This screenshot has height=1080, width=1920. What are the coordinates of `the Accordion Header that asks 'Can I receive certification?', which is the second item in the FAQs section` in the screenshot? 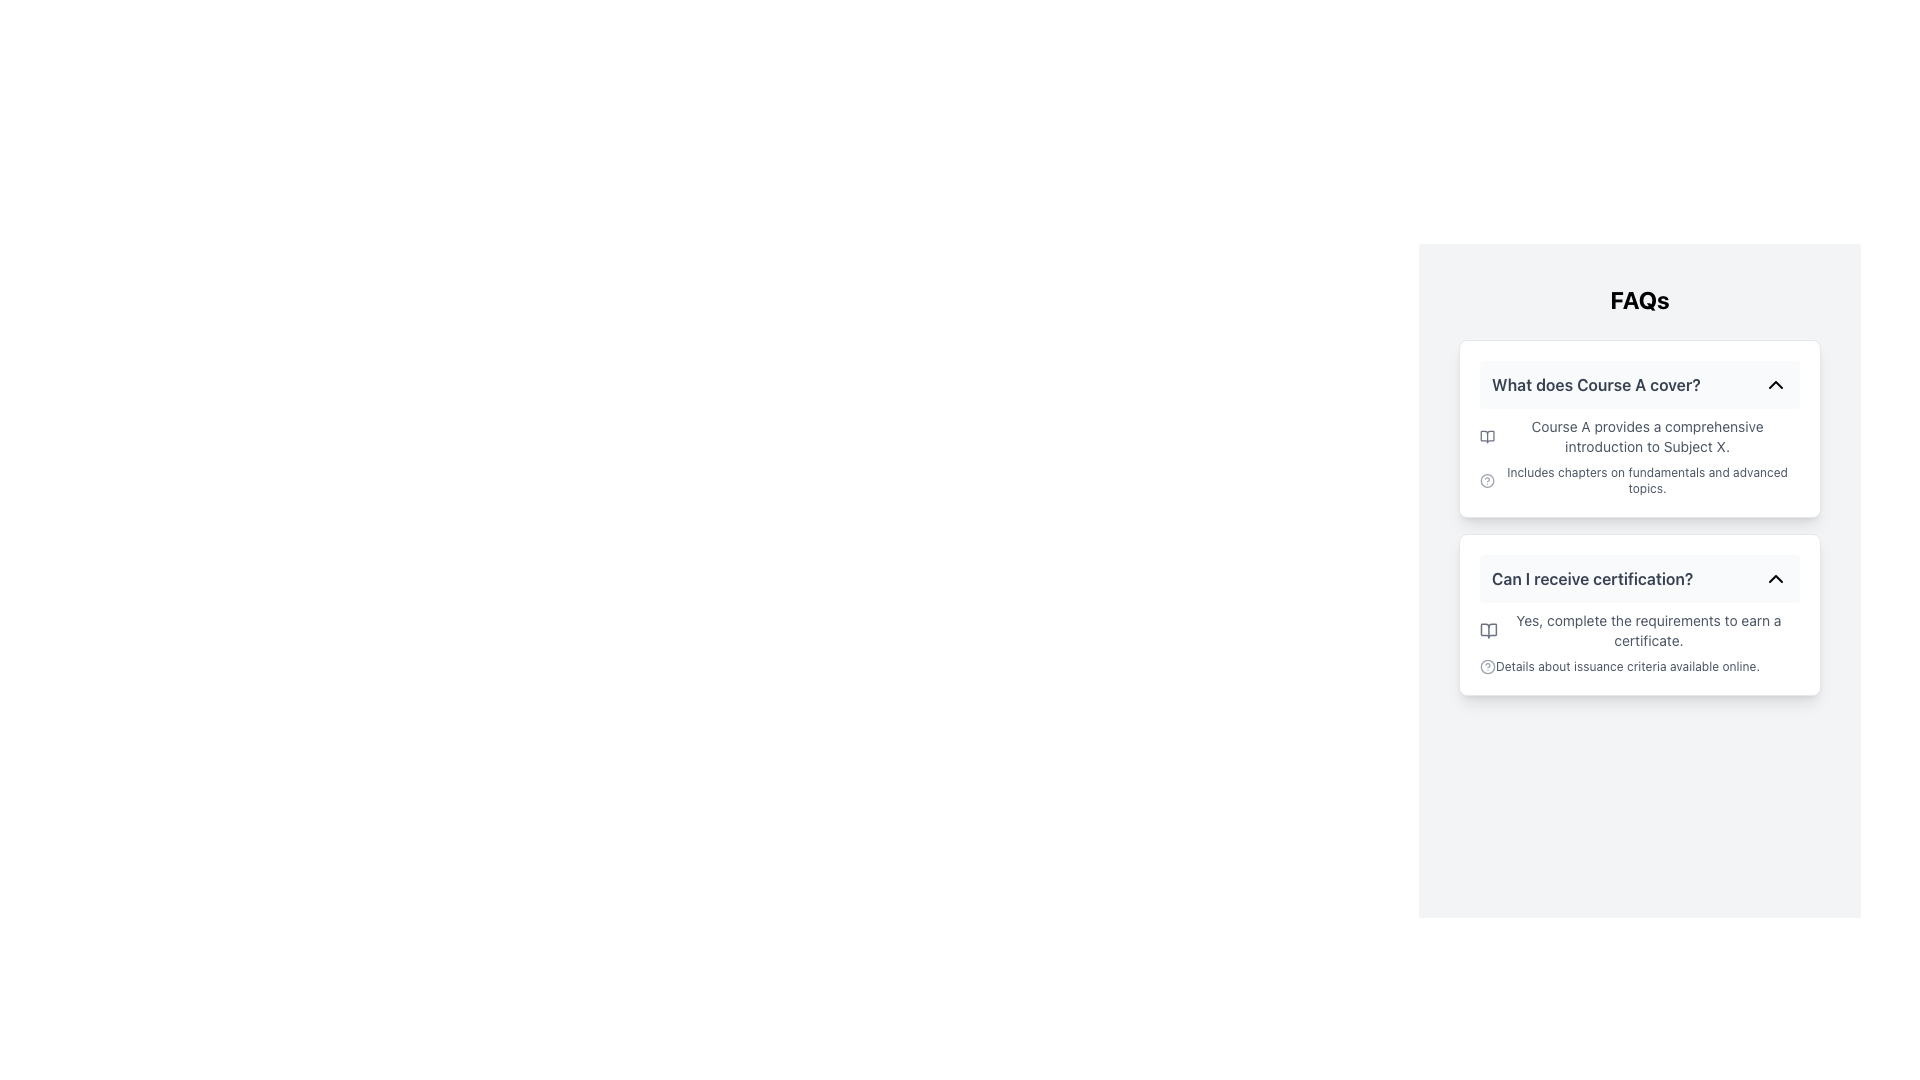 It's located at (1640, 578).